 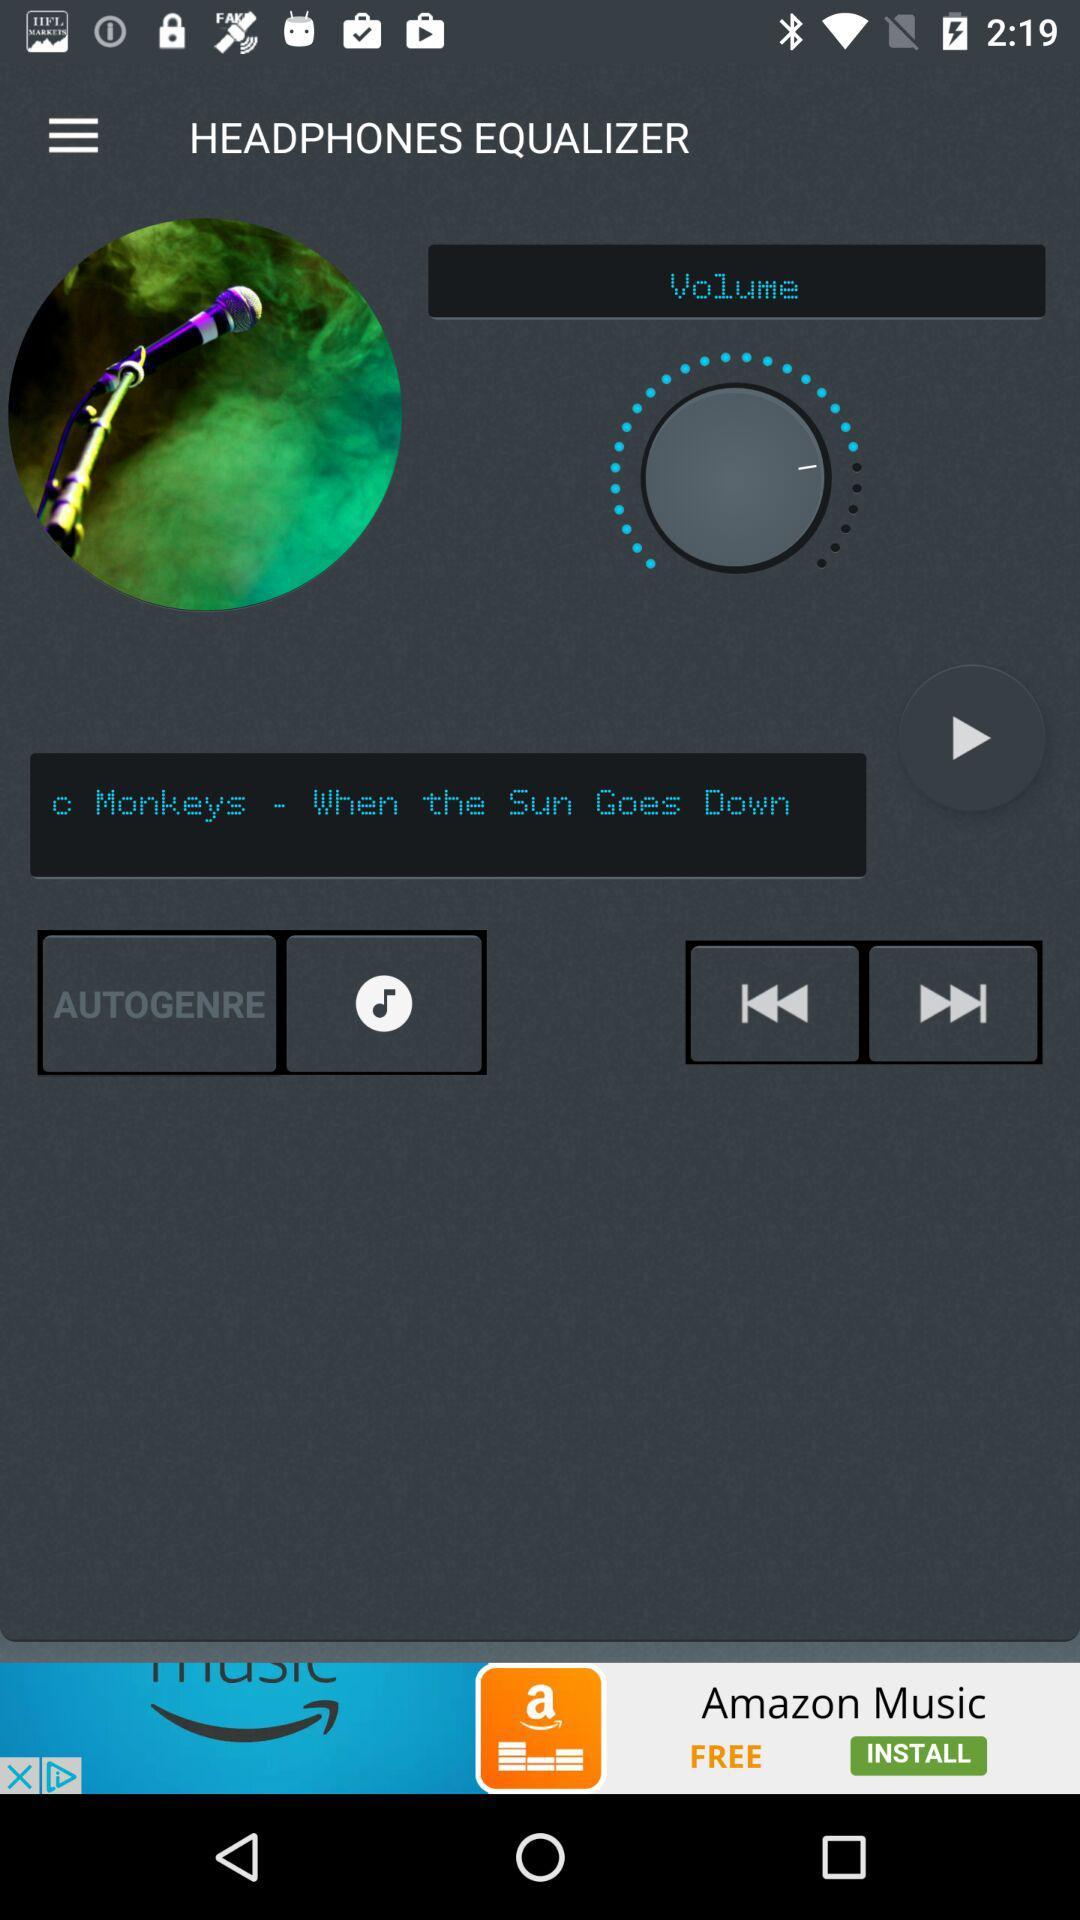 I want to click on item below arctic monkeys when, so click(x=952, y=1003).